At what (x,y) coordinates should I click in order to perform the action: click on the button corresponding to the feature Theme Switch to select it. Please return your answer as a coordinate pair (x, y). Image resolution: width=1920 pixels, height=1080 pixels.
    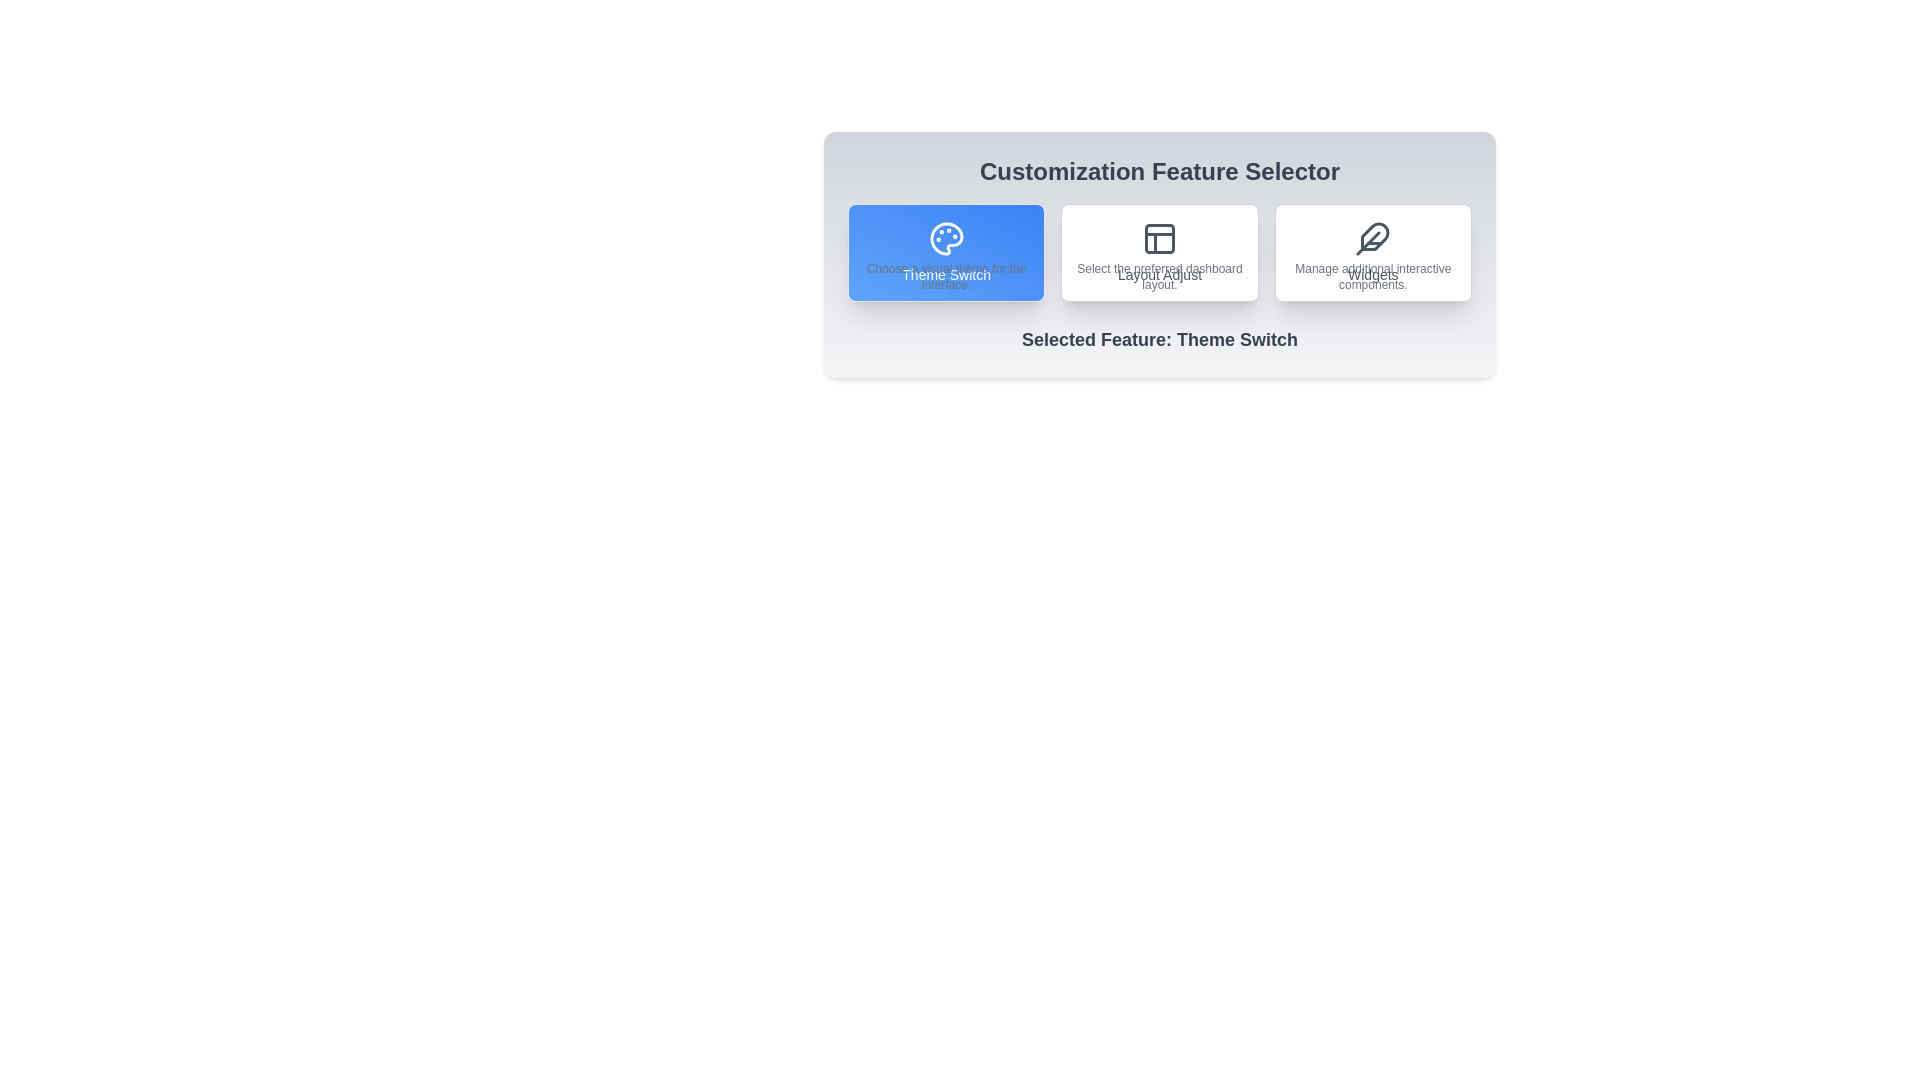
    Looking at the image, I should click on (945, 252).